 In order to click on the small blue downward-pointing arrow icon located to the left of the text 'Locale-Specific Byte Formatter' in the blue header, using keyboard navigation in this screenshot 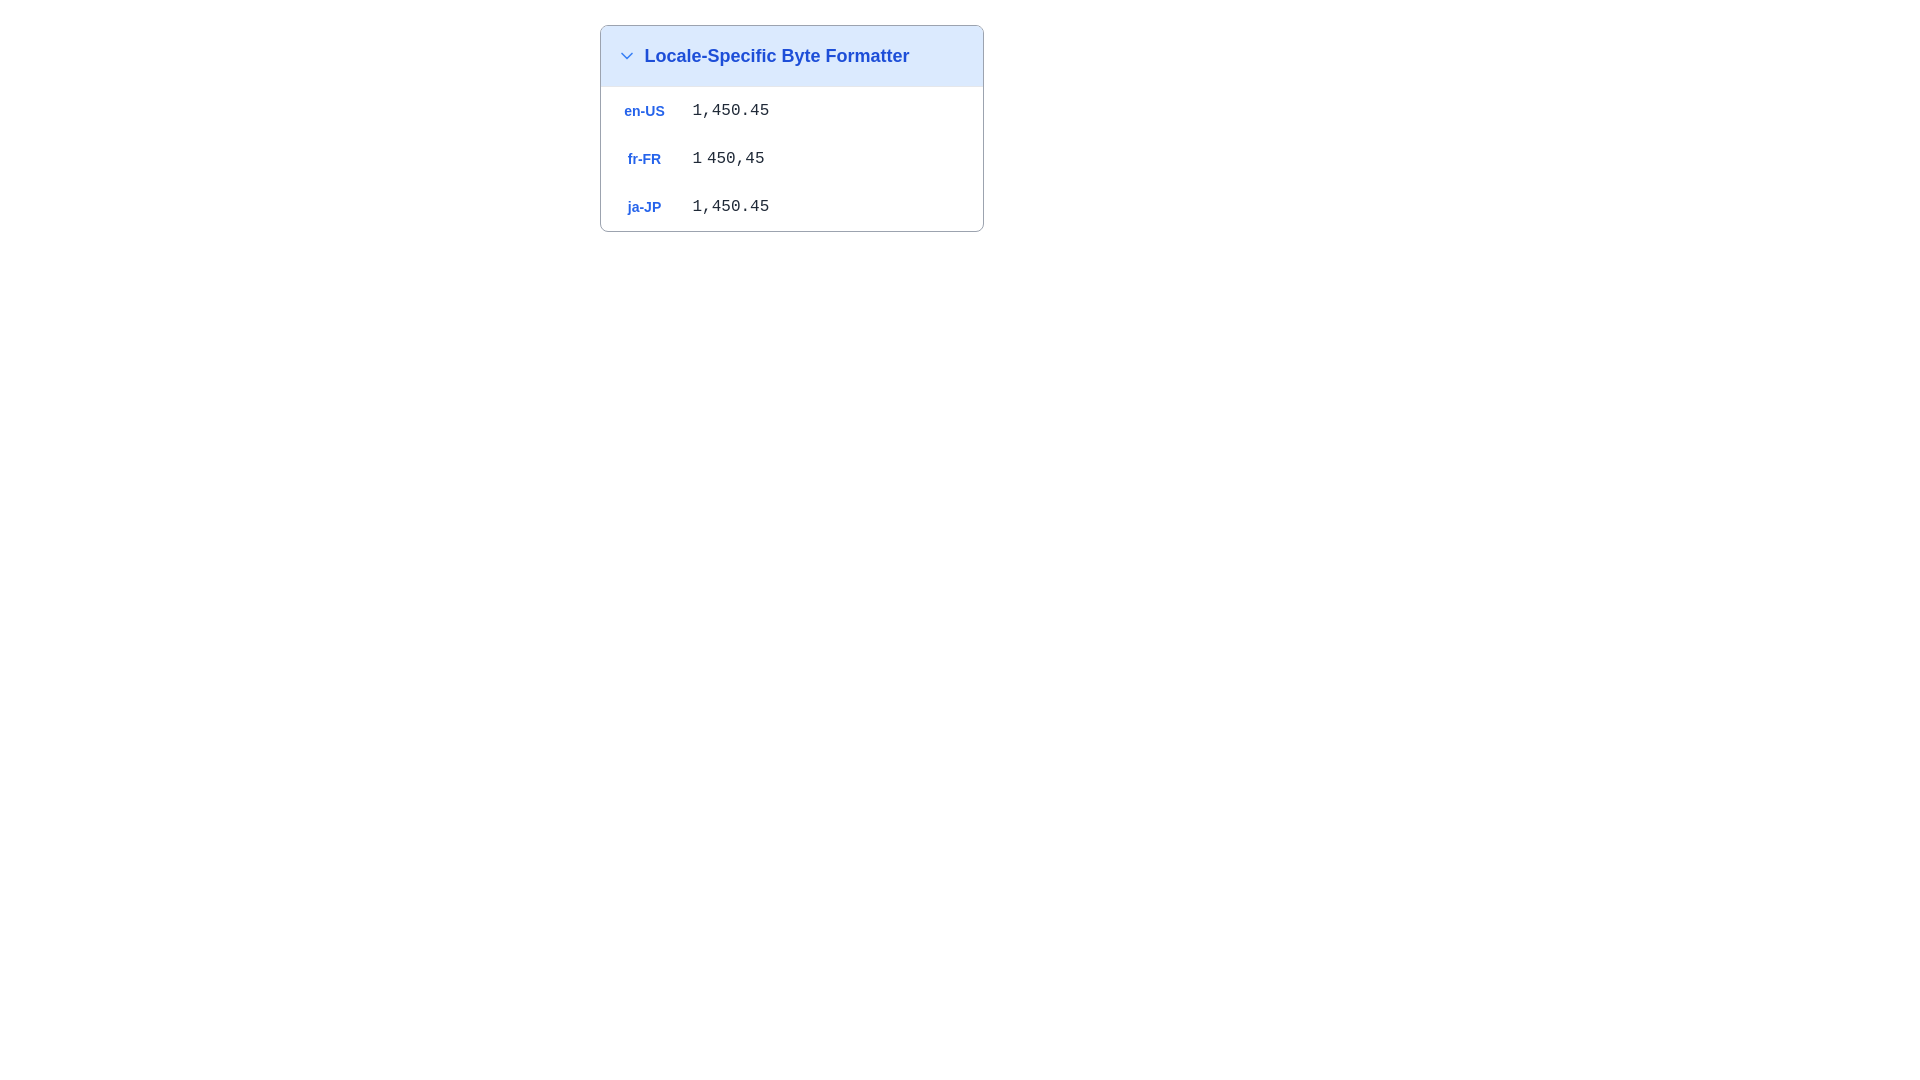, I will do `click(625, 55)`.